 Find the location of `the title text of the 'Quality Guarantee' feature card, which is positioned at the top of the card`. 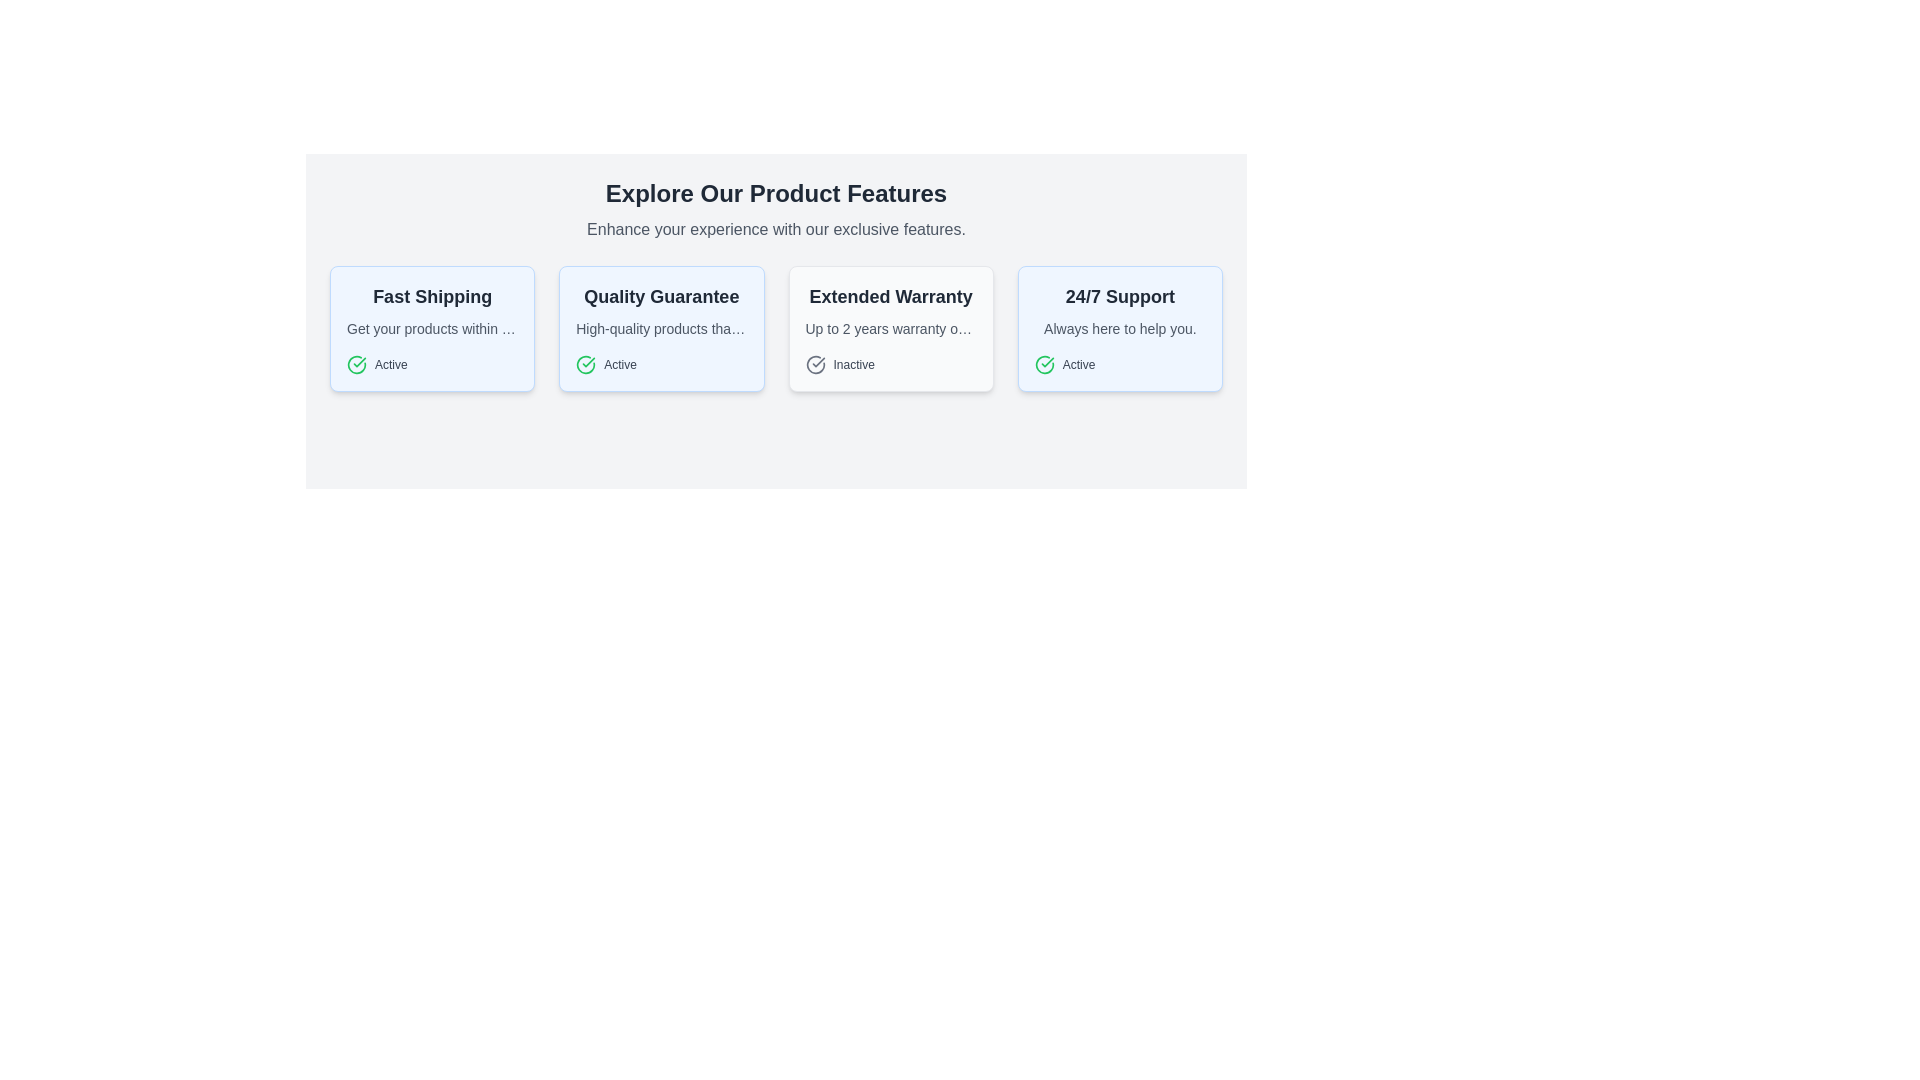

the title text of the 'Quality Guarantee' feature card, which is positioned at the top of the card is located at coordinates (661, 297).